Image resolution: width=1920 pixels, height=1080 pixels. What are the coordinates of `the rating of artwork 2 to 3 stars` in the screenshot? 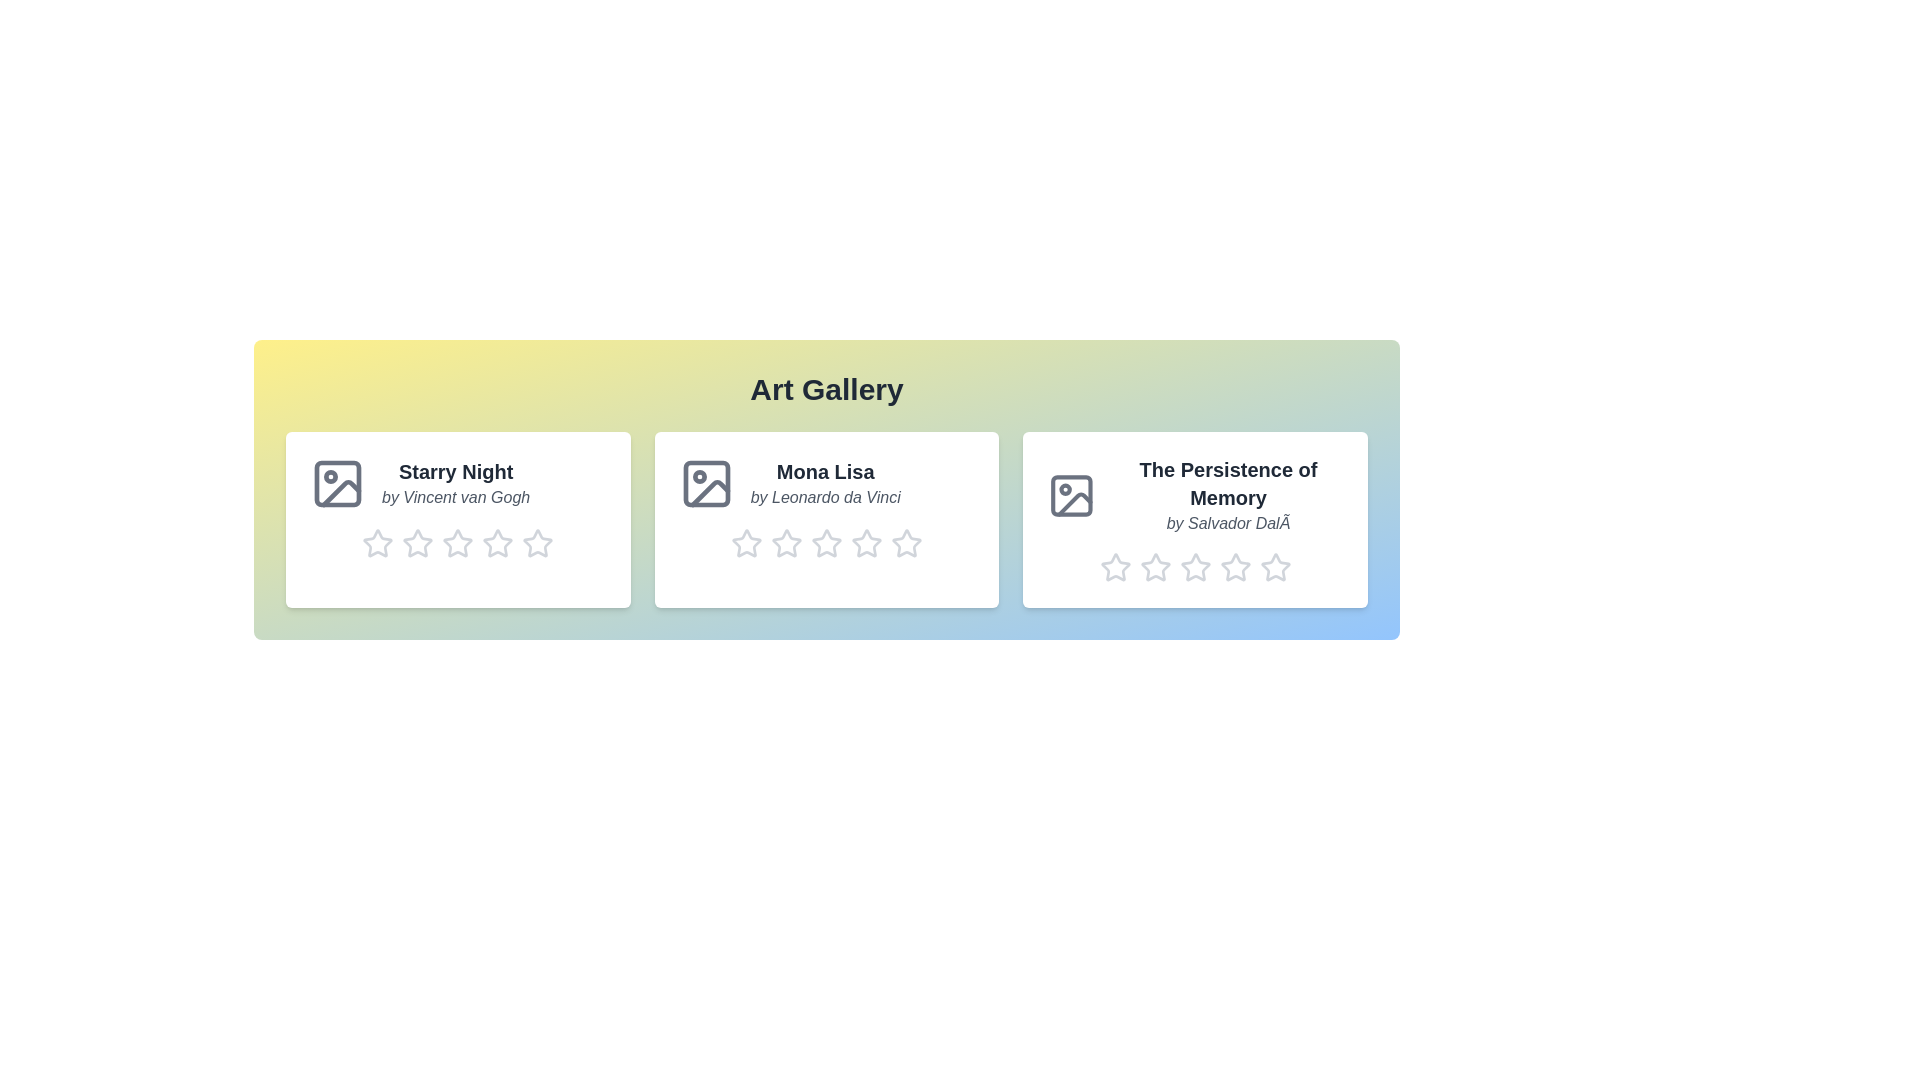 It's located at (811, 543).